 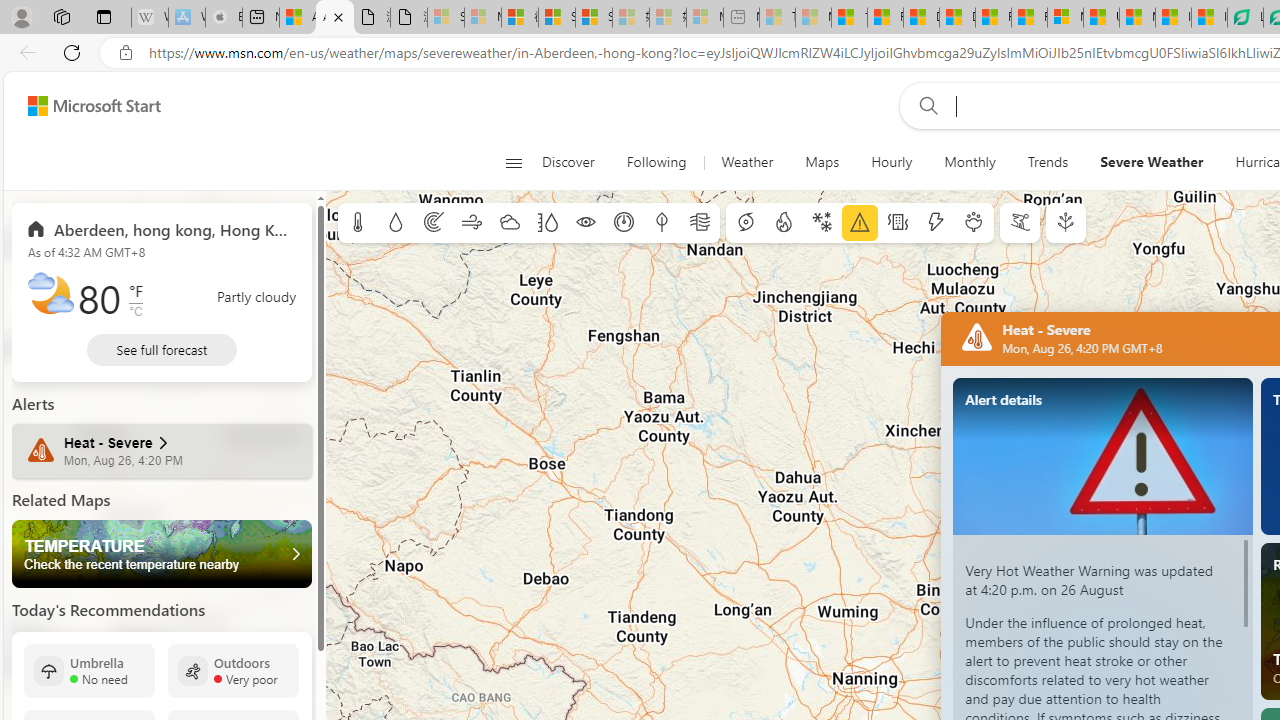 I want to click on 'Food and Drink - MSN', so click(x=884, y=17).